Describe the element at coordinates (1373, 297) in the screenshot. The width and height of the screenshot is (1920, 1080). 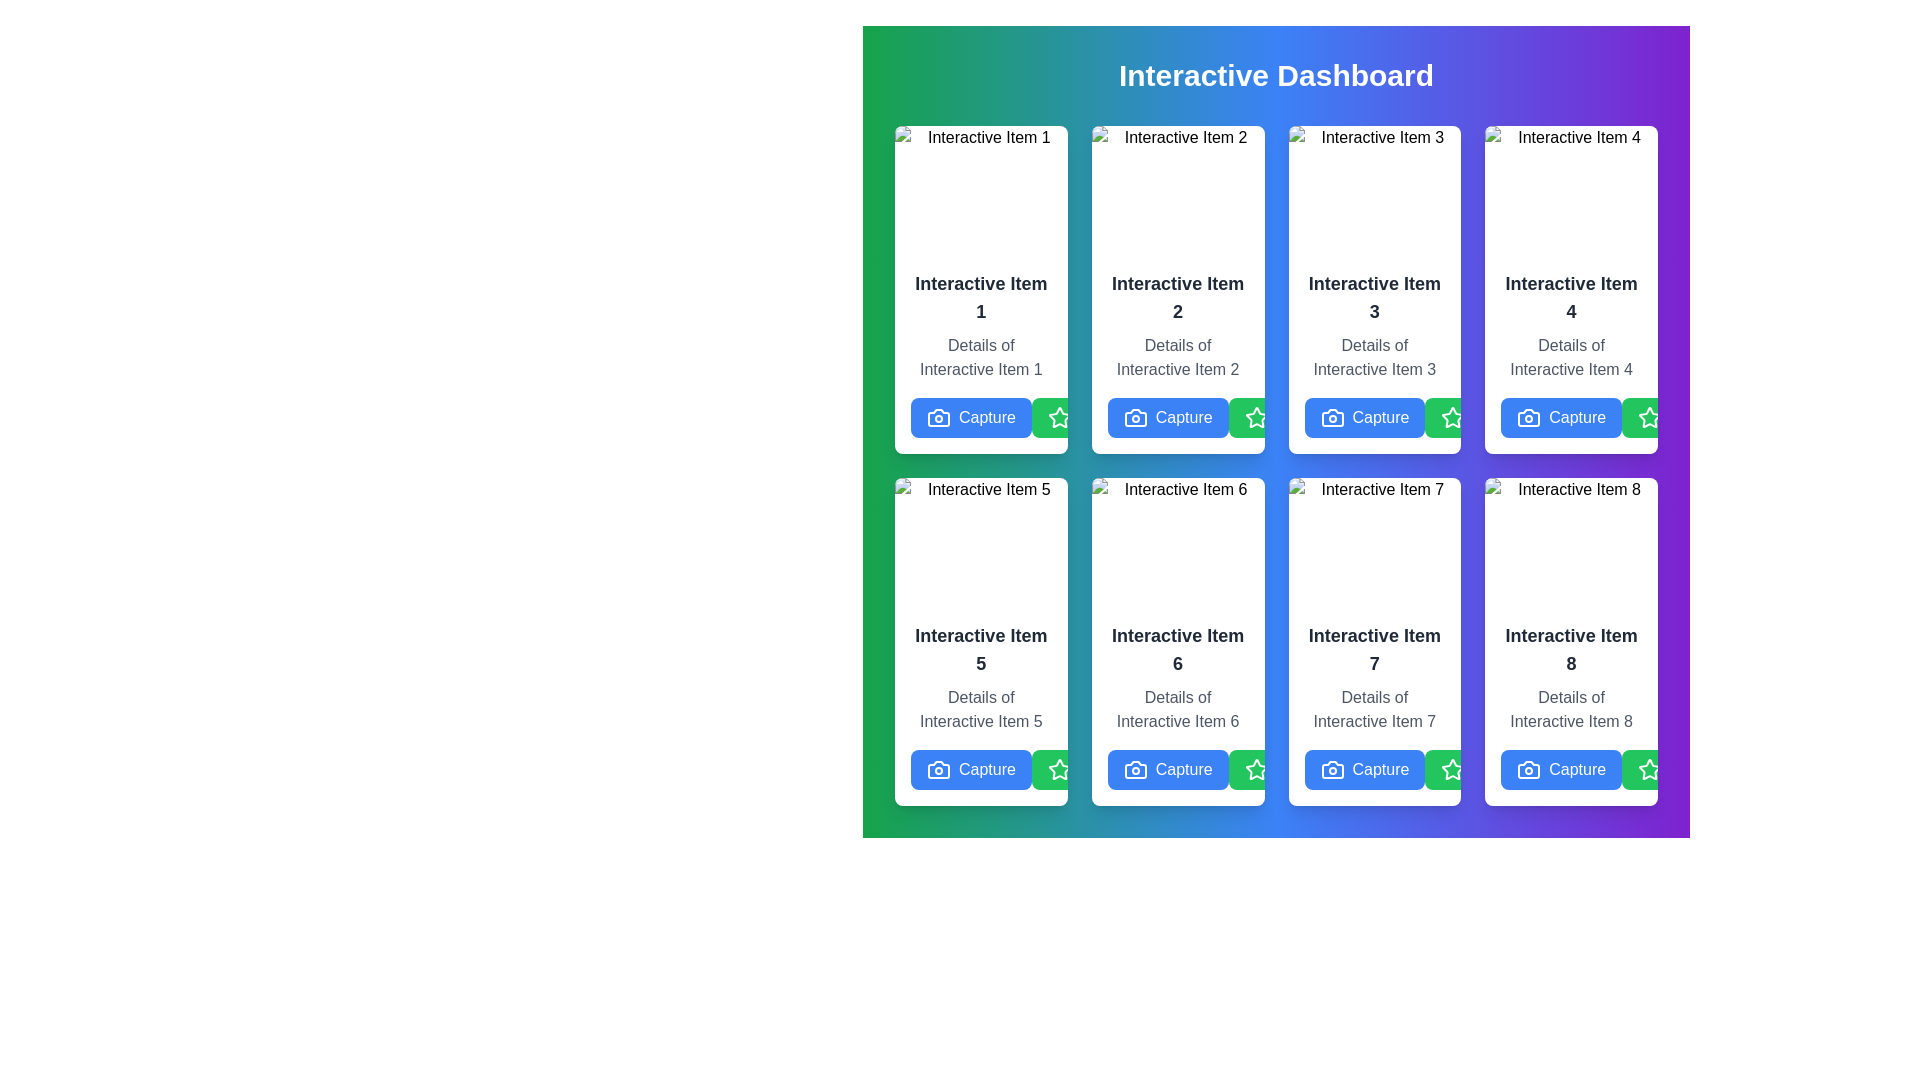
I see `the text element displaying 'Interactive Item 3' in bold and large font, located in the third card of the top row under 'Interactive Dashboard'` at that location.